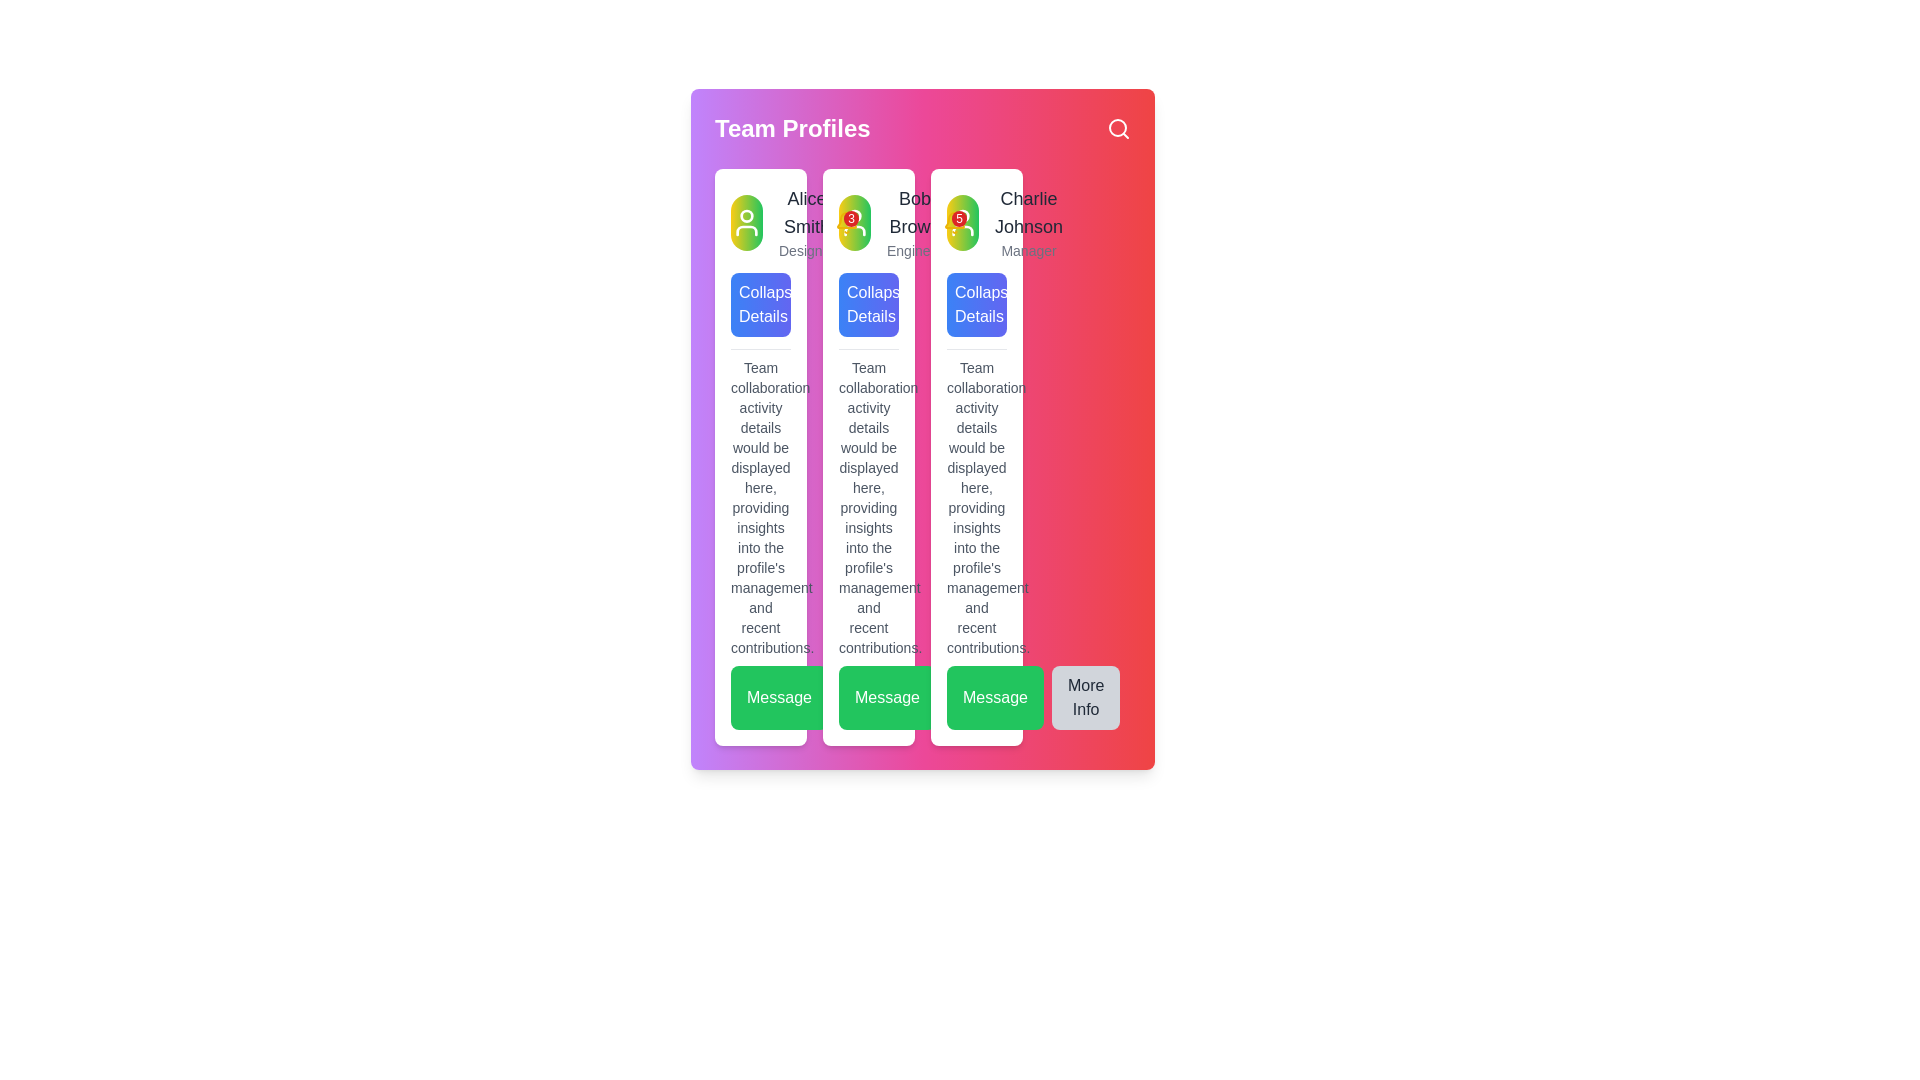 This screenshot has height=1080, width=1920. Describe the element at coordinates (760, 697) in the screenshot. I see `the messaging call-to-action button located in the bottom-left corner of the team collaboration section for keyboard navigation` at that location.